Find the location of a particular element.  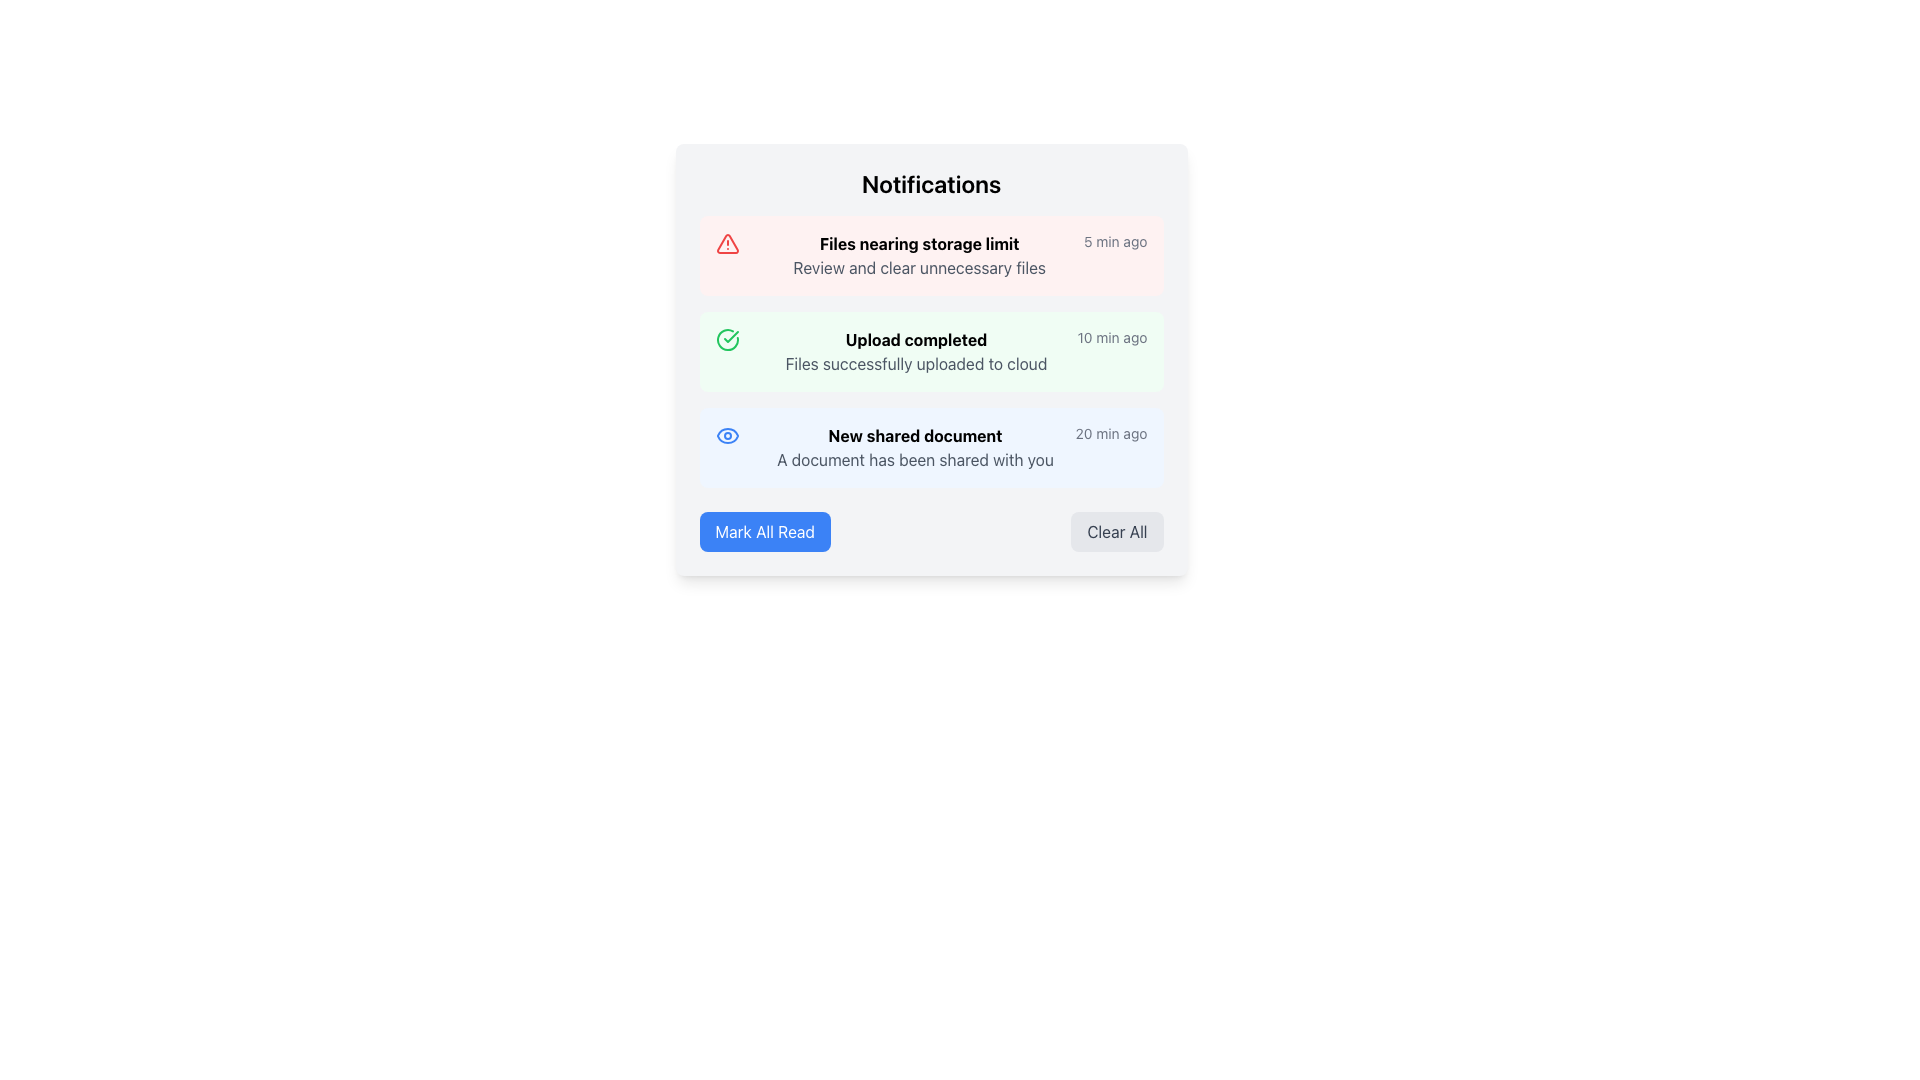

the text label reading 'Upload completed' is located at coordinates (915, 338).